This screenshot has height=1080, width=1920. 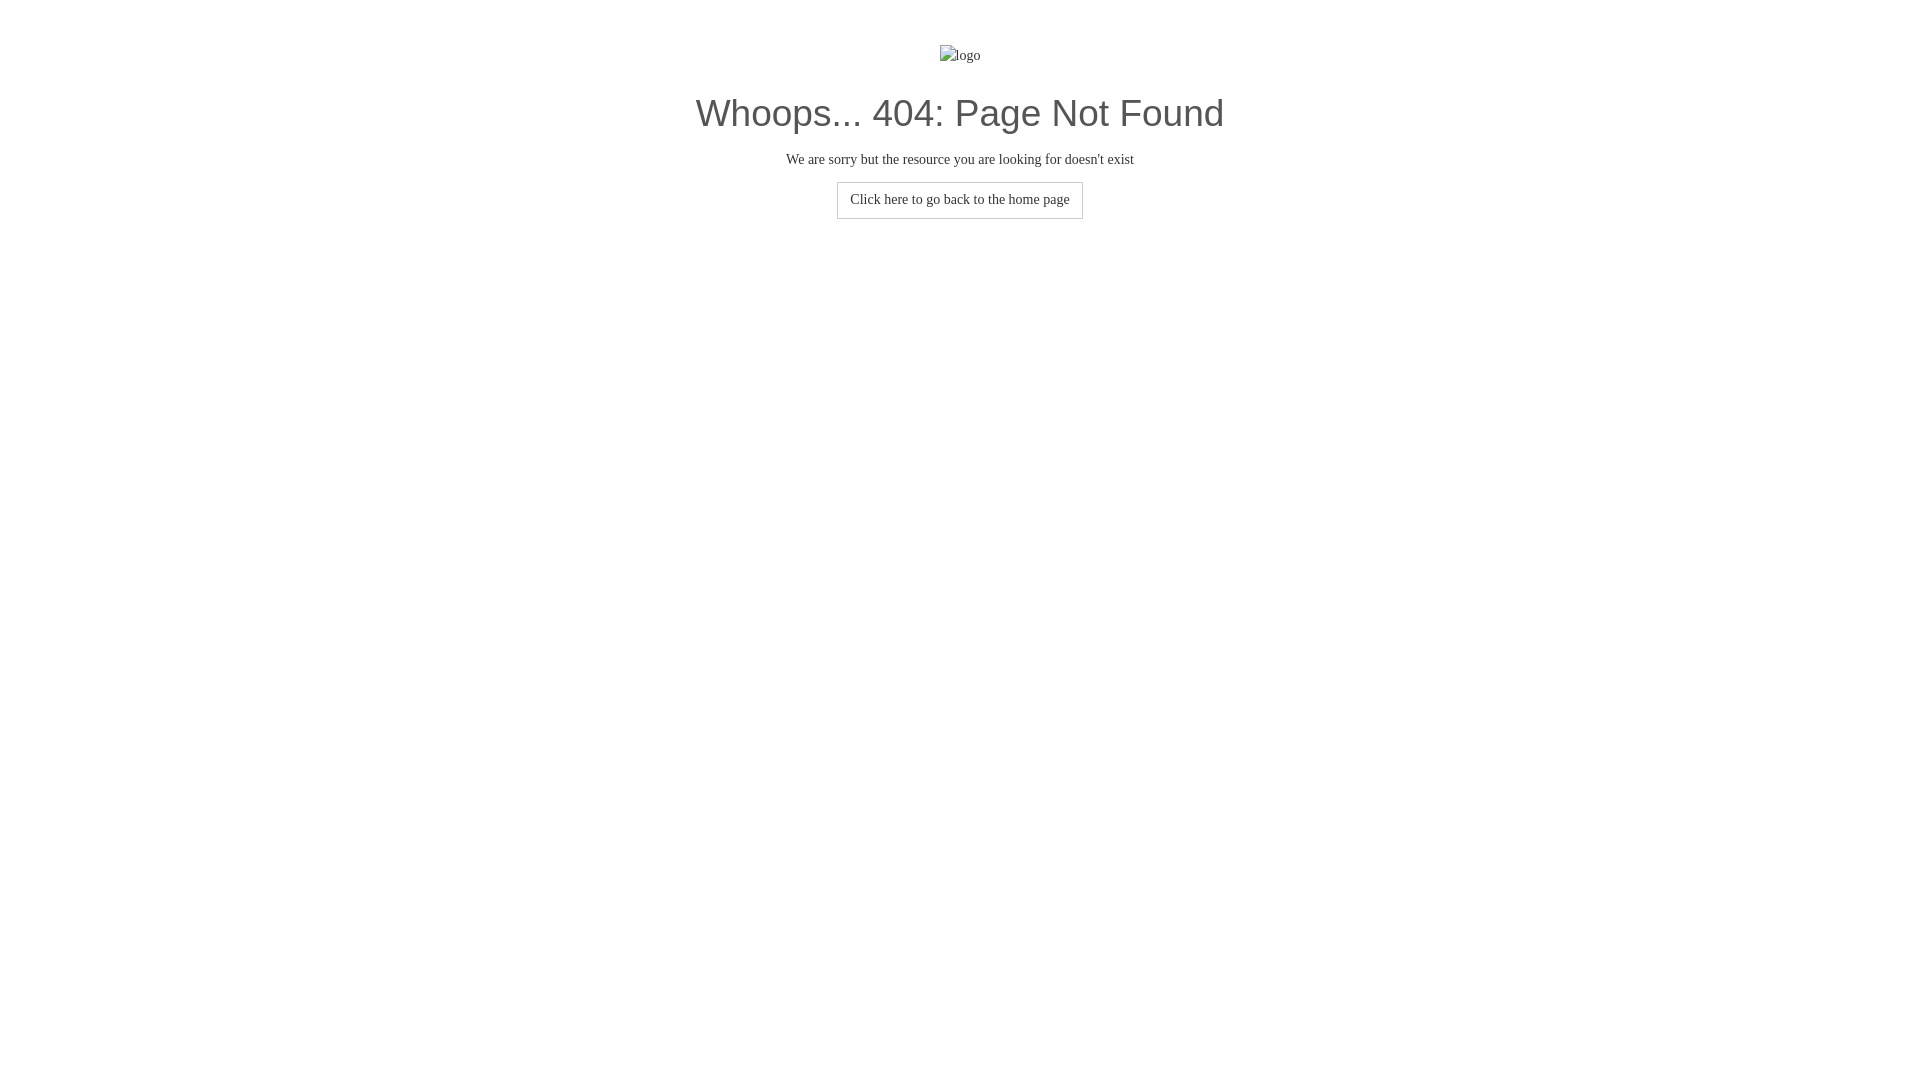 What do you see at coordinates (958, 200) in the screenshot?
I see `'Click here to go back to the home page'` at bounding box center [958, 200].